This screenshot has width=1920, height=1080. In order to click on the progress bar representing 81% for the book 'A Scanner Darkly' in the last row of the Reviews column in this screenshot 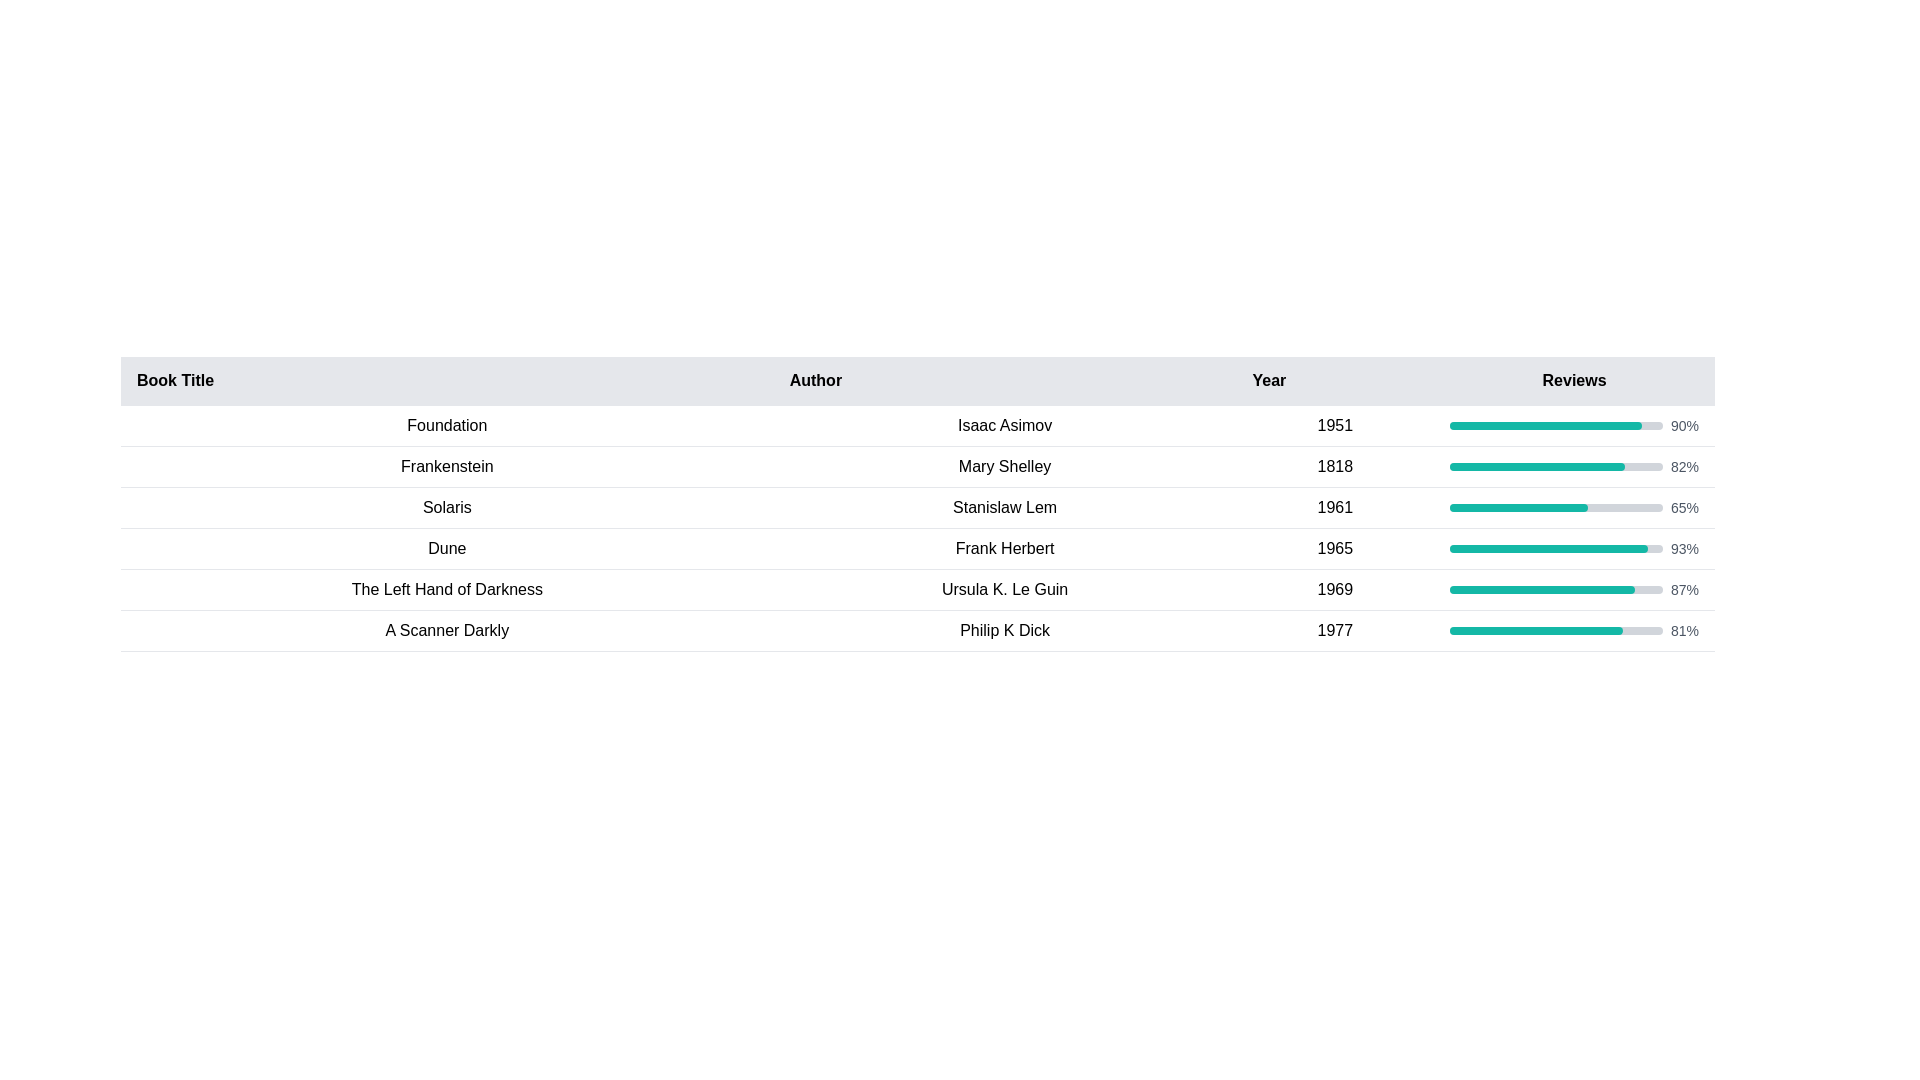, I will do `click(1573, 631)`.